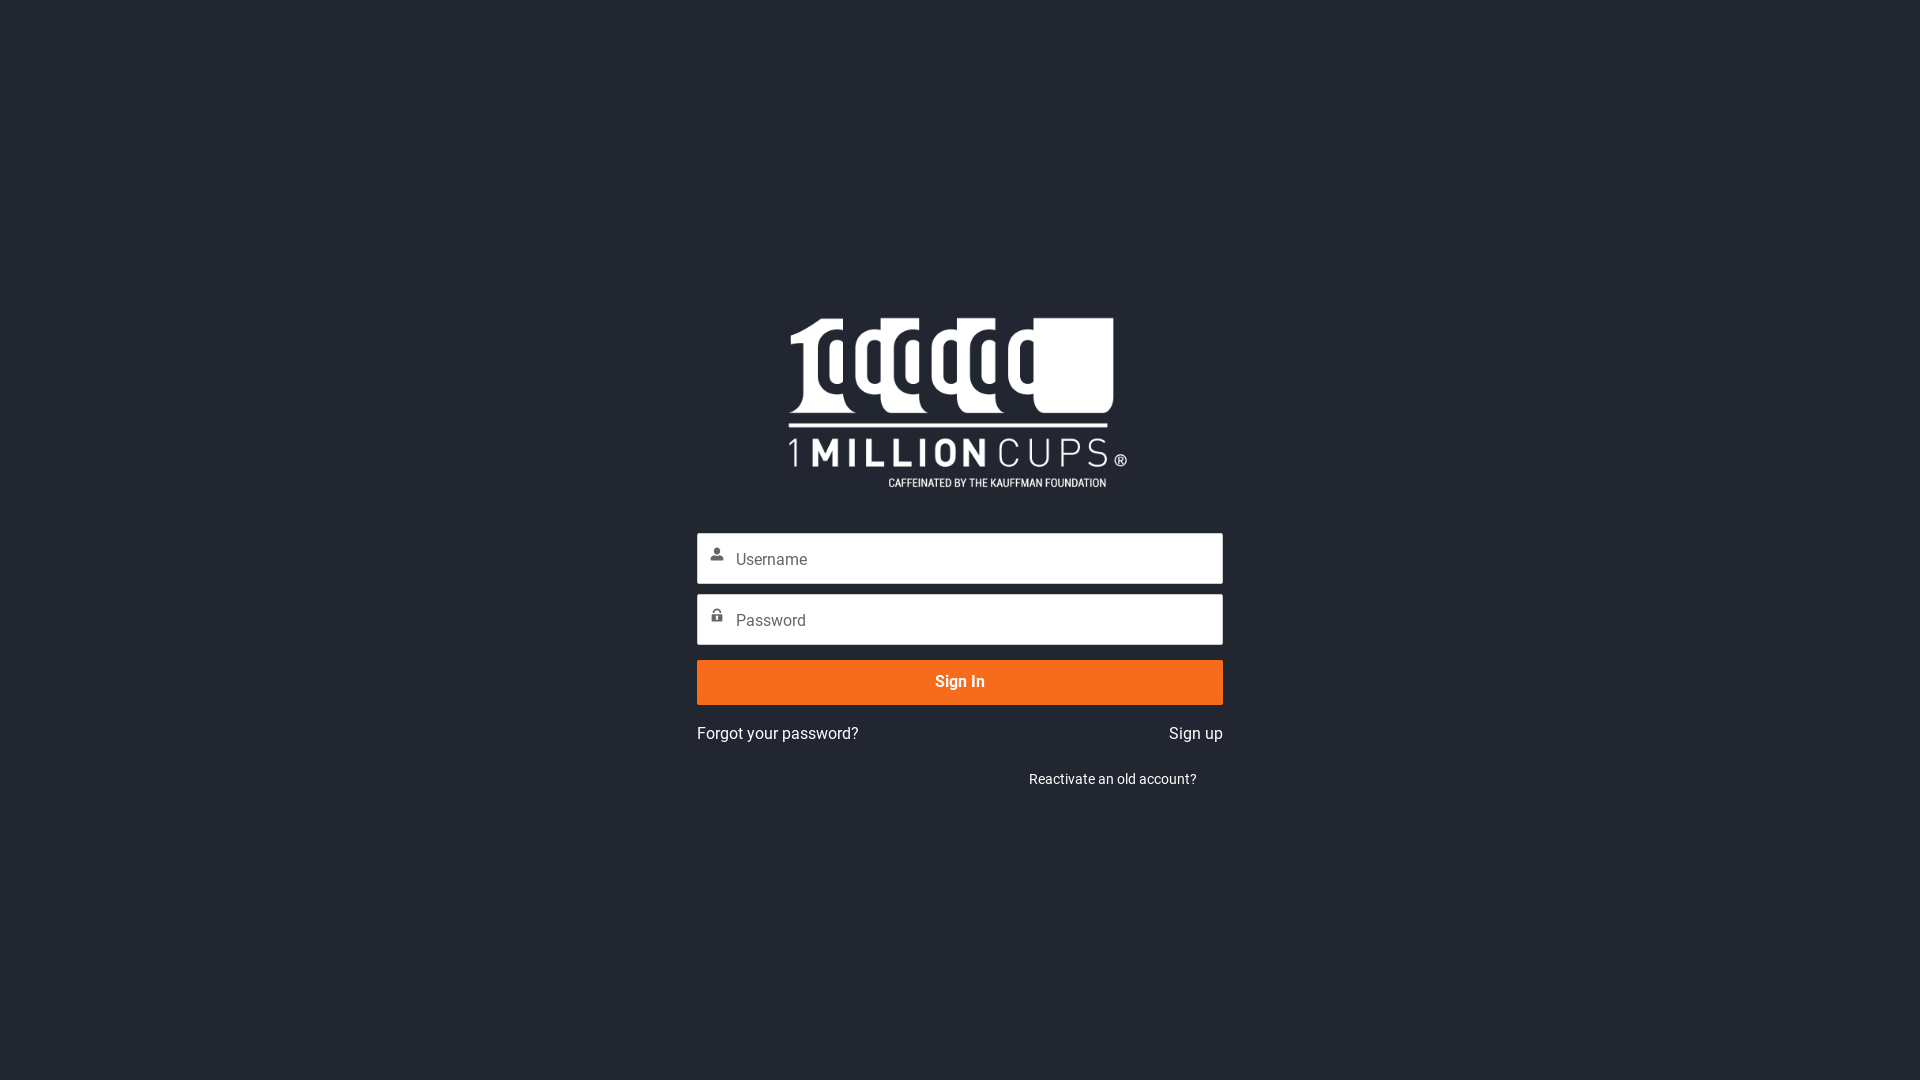 The width and height of the screenshot is (1920, 1080). What do you see at coordinates (960, 681) in the screenshot?
I see `'Sign In'` at bounding box center [960, 681].